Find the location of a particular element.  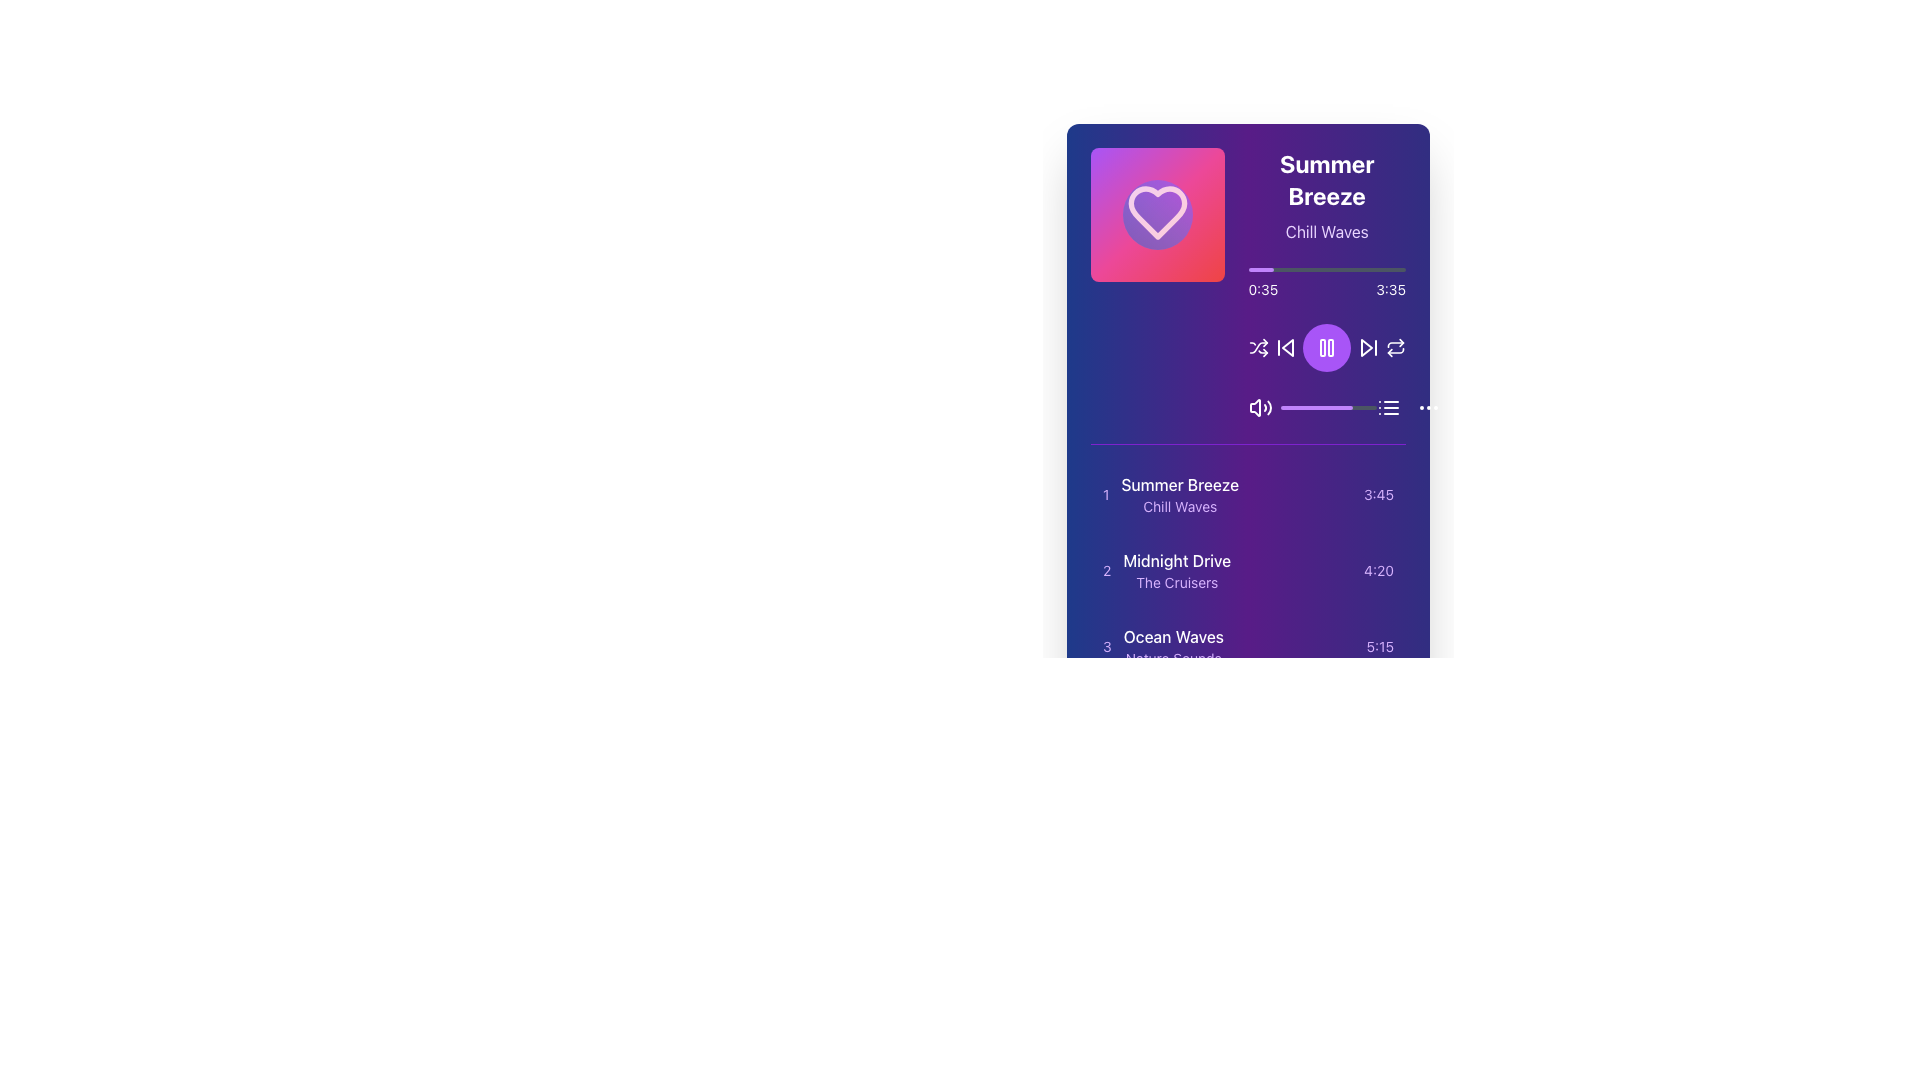

text label displaying 'Summer Breeze' which is styled in white against a gradient purple background, located at the top-middle portion of the interface is located at coordinates (1180, 485).